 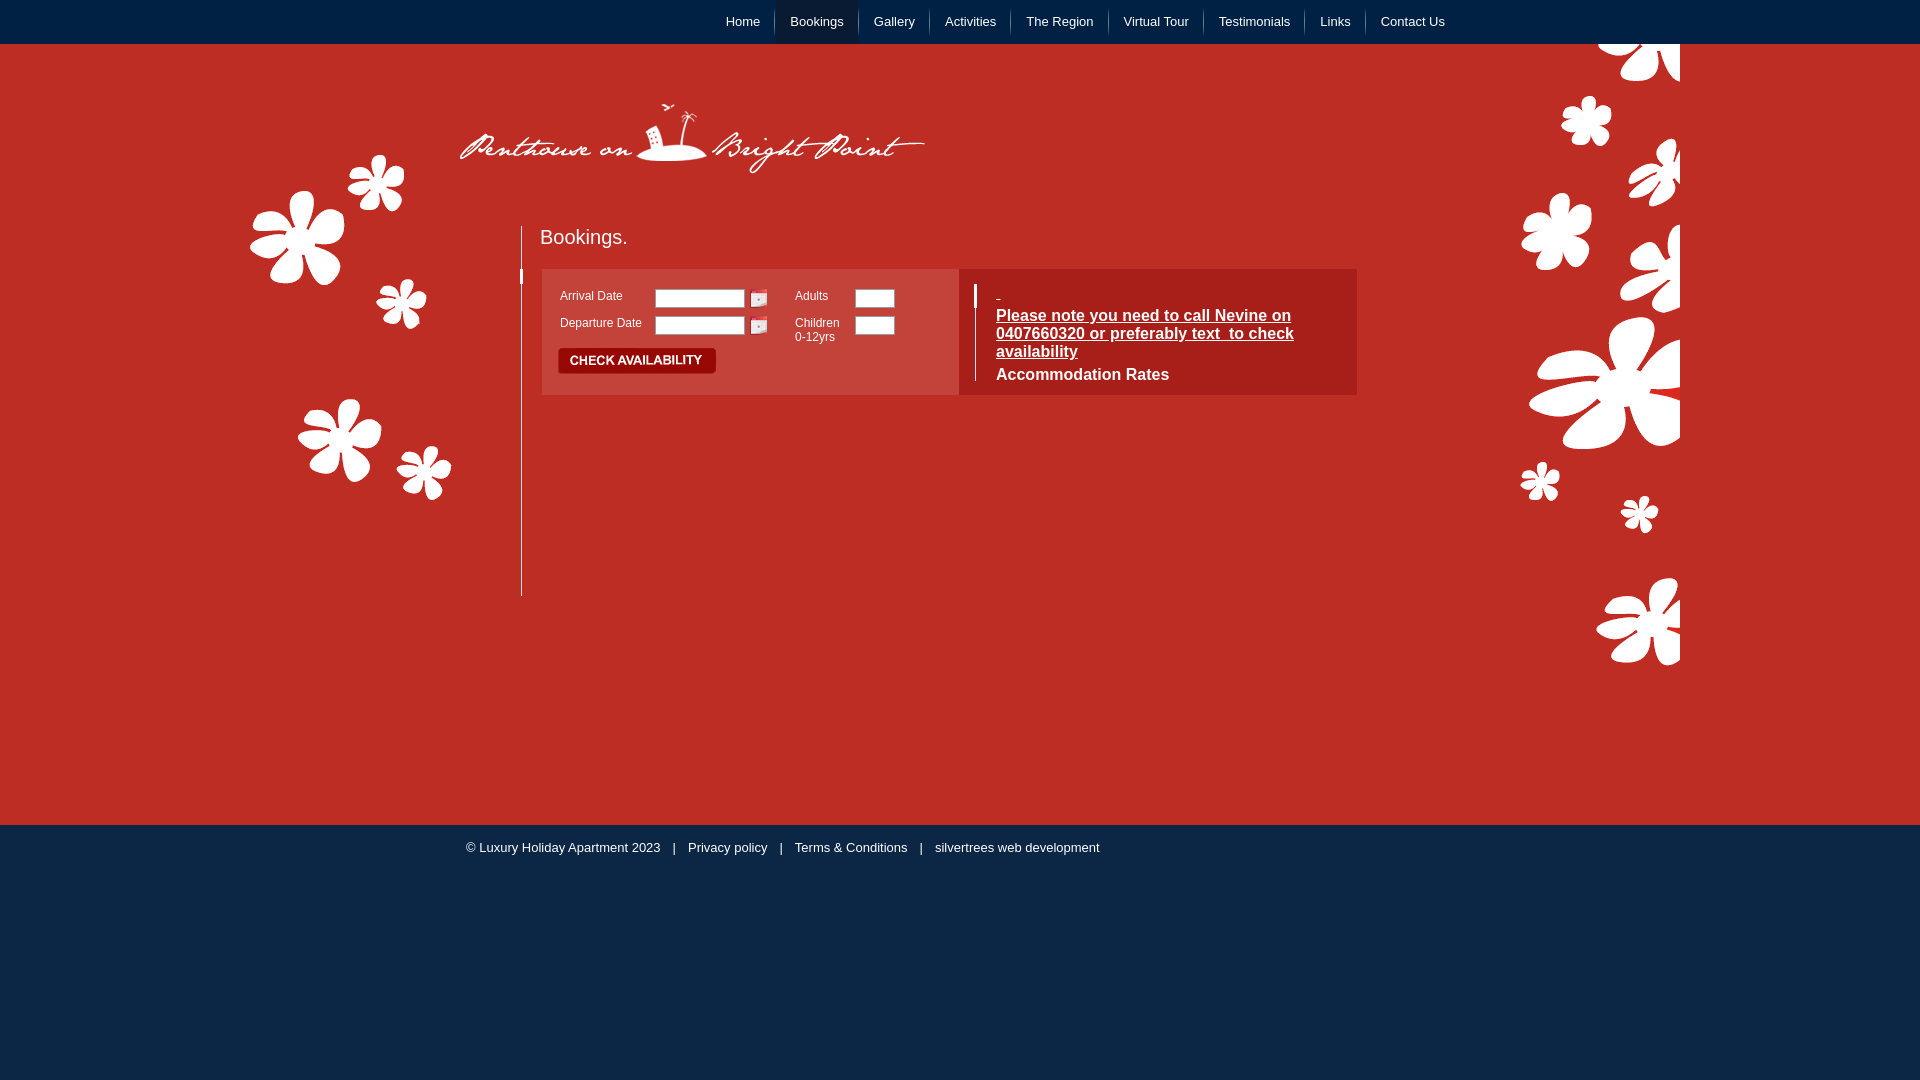 I want to click on 'Home', so click(x=711, y=22).